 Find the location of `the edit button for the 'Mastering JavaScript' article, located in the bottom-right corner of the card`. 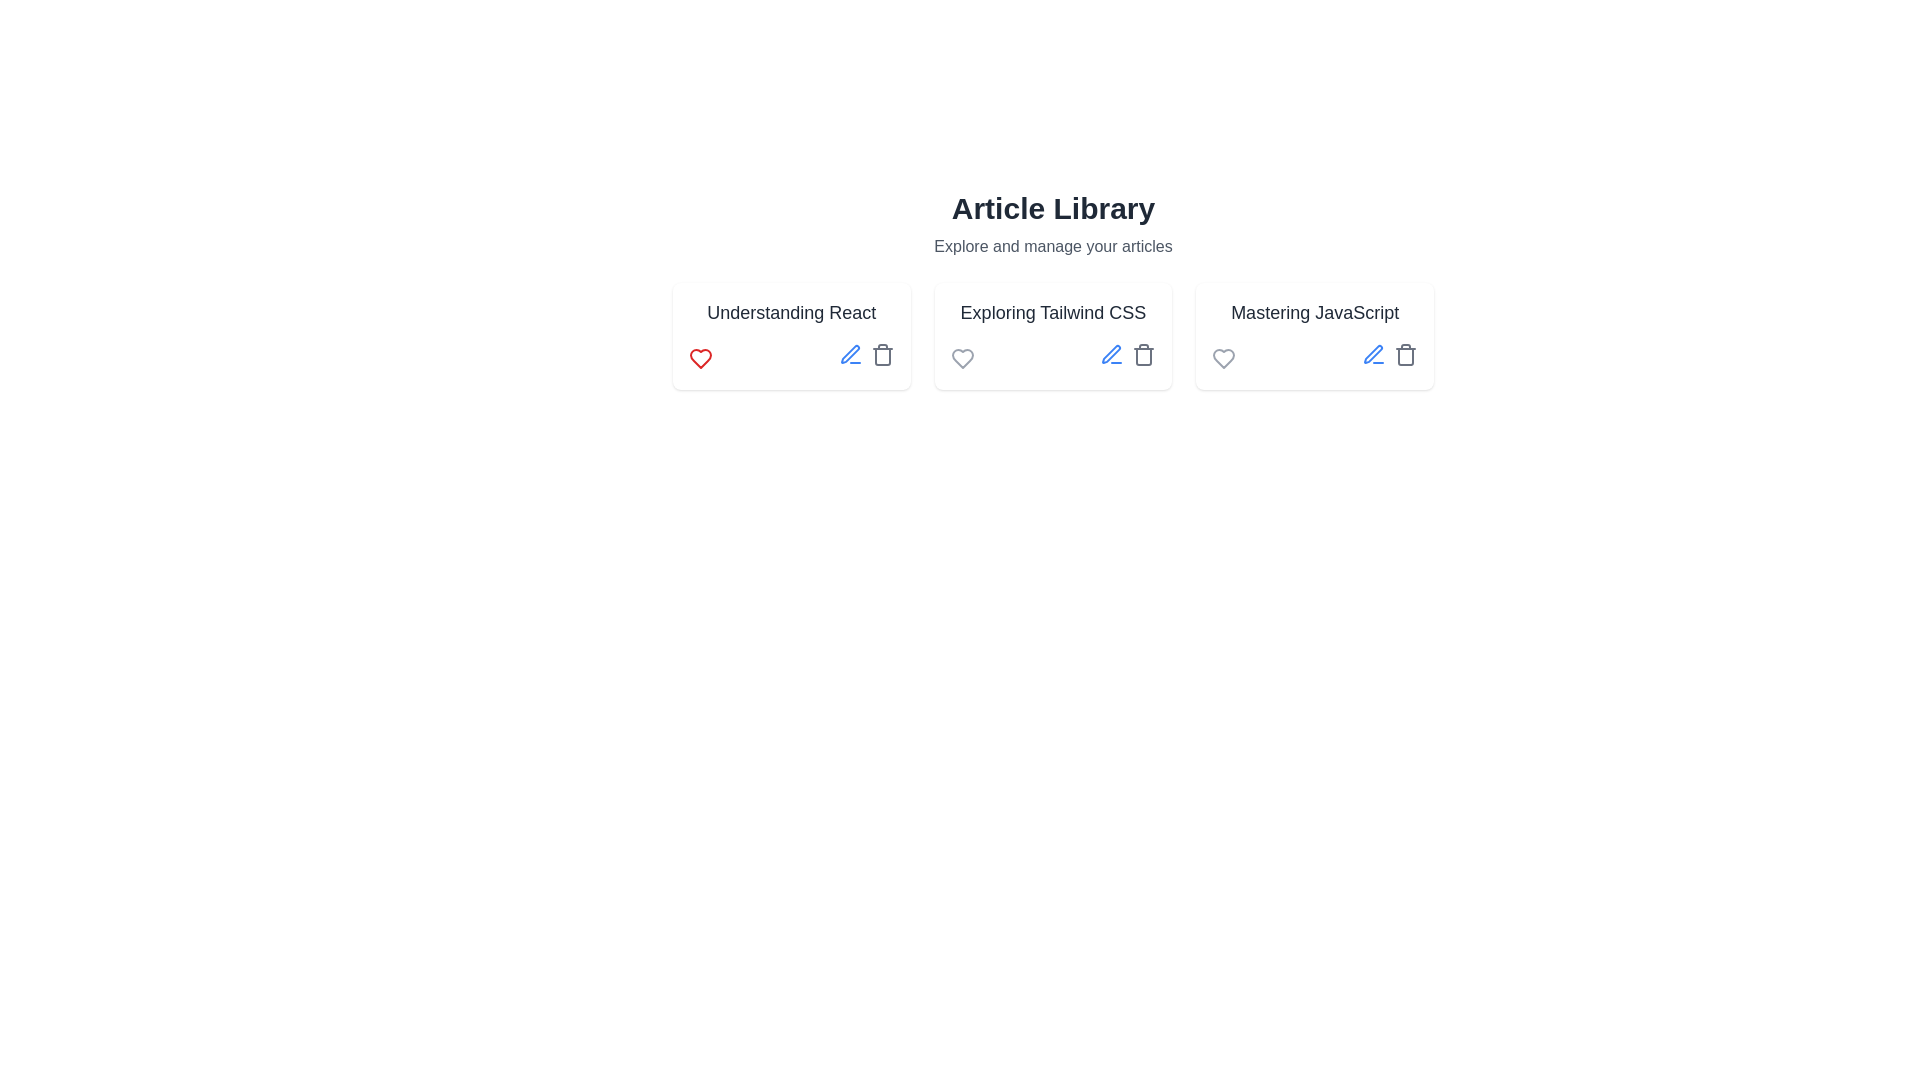

the edit button for the 'Mastering JavaScript' article, located in the bottom-right corner of the card is located at coordinates (1372, 353).